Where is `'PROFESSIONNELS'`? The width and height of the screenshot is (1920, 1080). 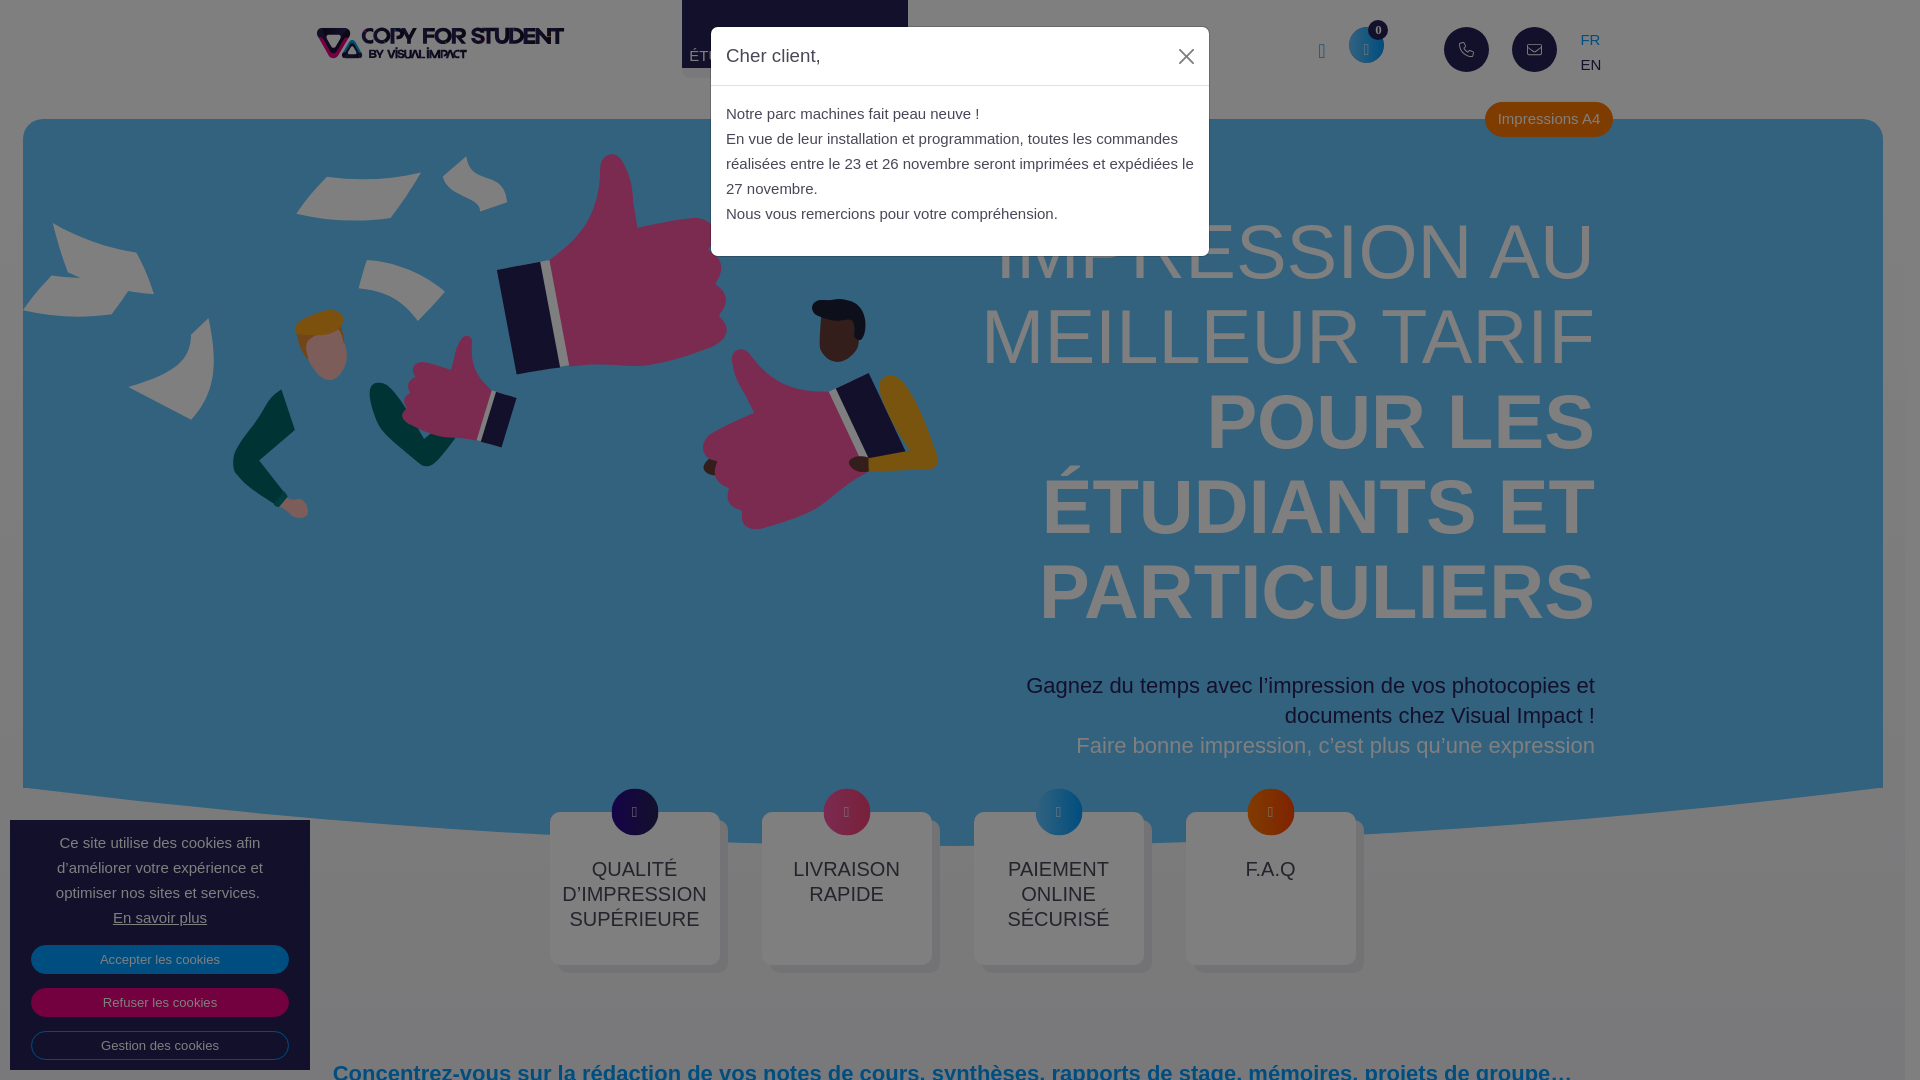 'PROFESSIONNELS' is located at coordinates (1014, 50).